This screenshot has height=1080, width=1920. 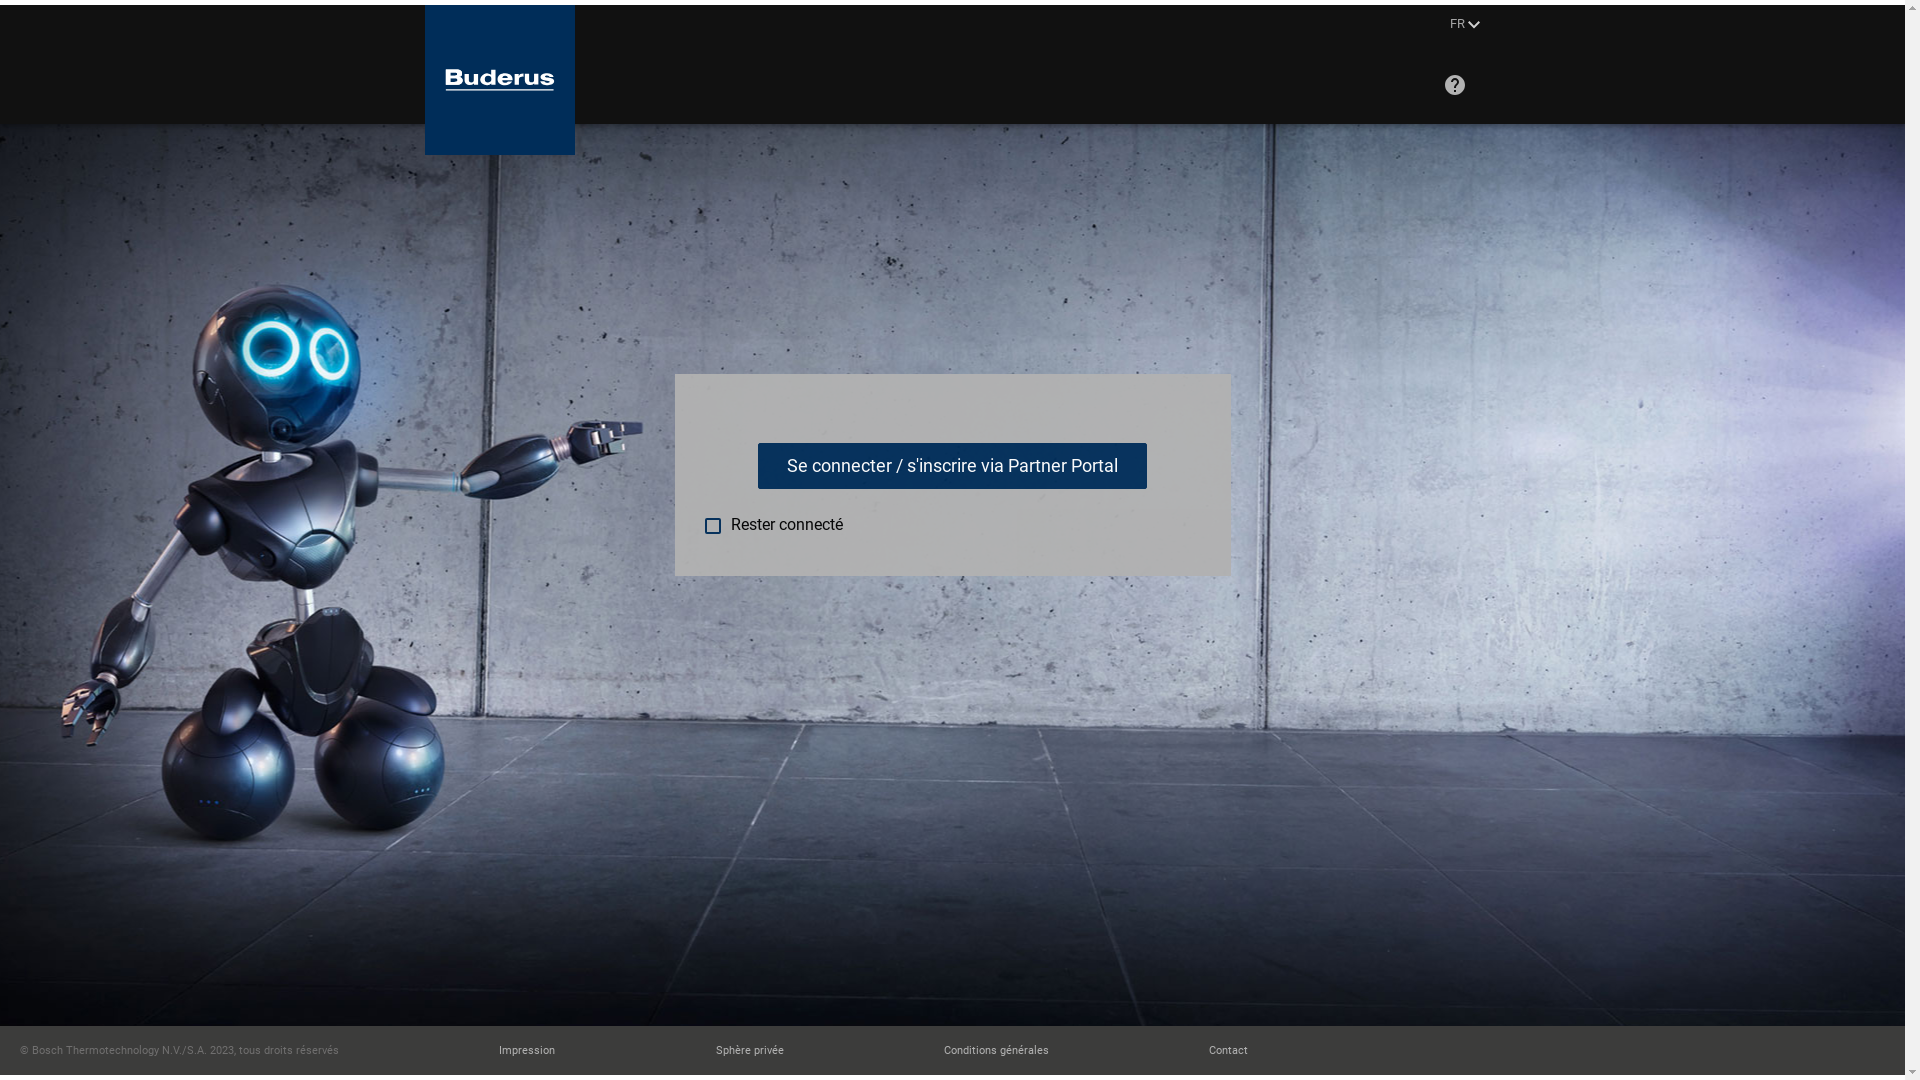 I want to click on 'Se connecter / s'inscrire via Partner Portal', so click(x=951, y=466).